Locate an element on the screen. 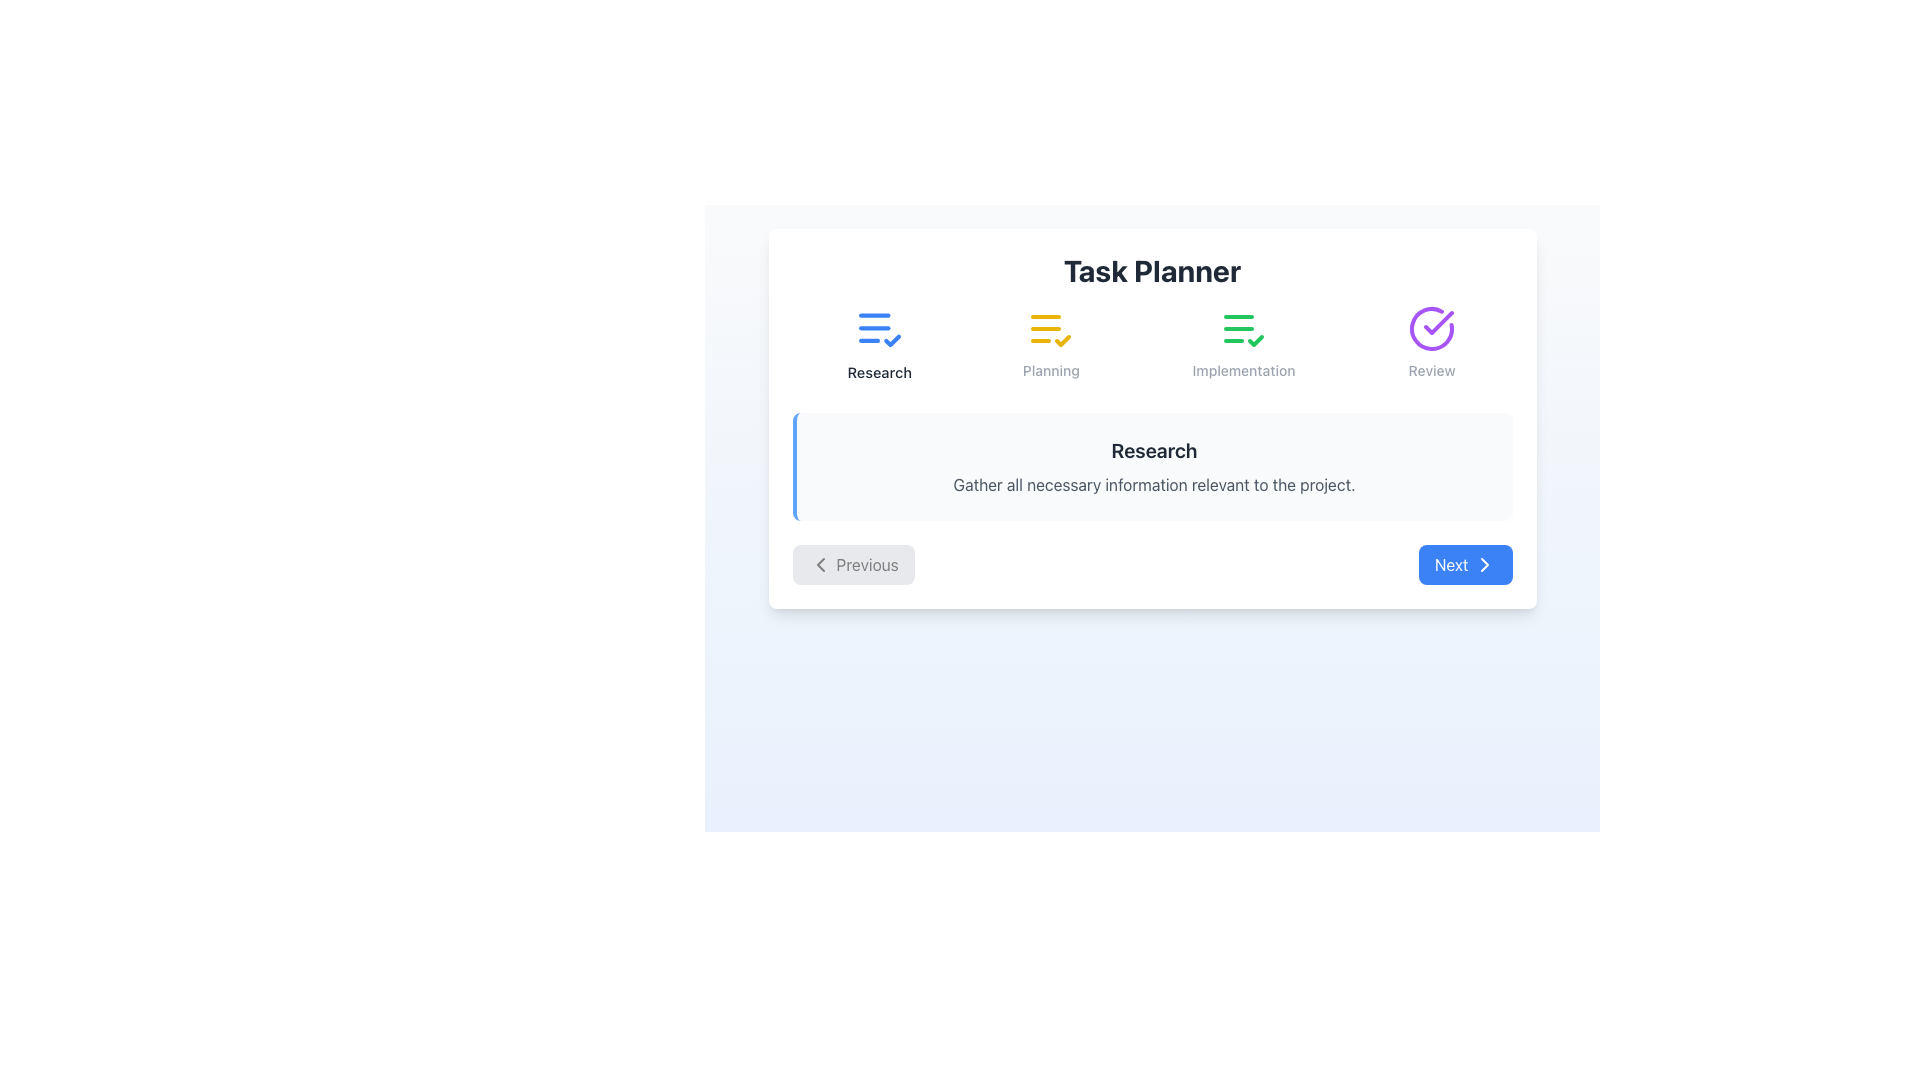 This screenshot has width=1920, height=1080. the 'Research' component, which consists of a blue icon depicting a checkmark and a dark font label is located at coordinates (879, 342).